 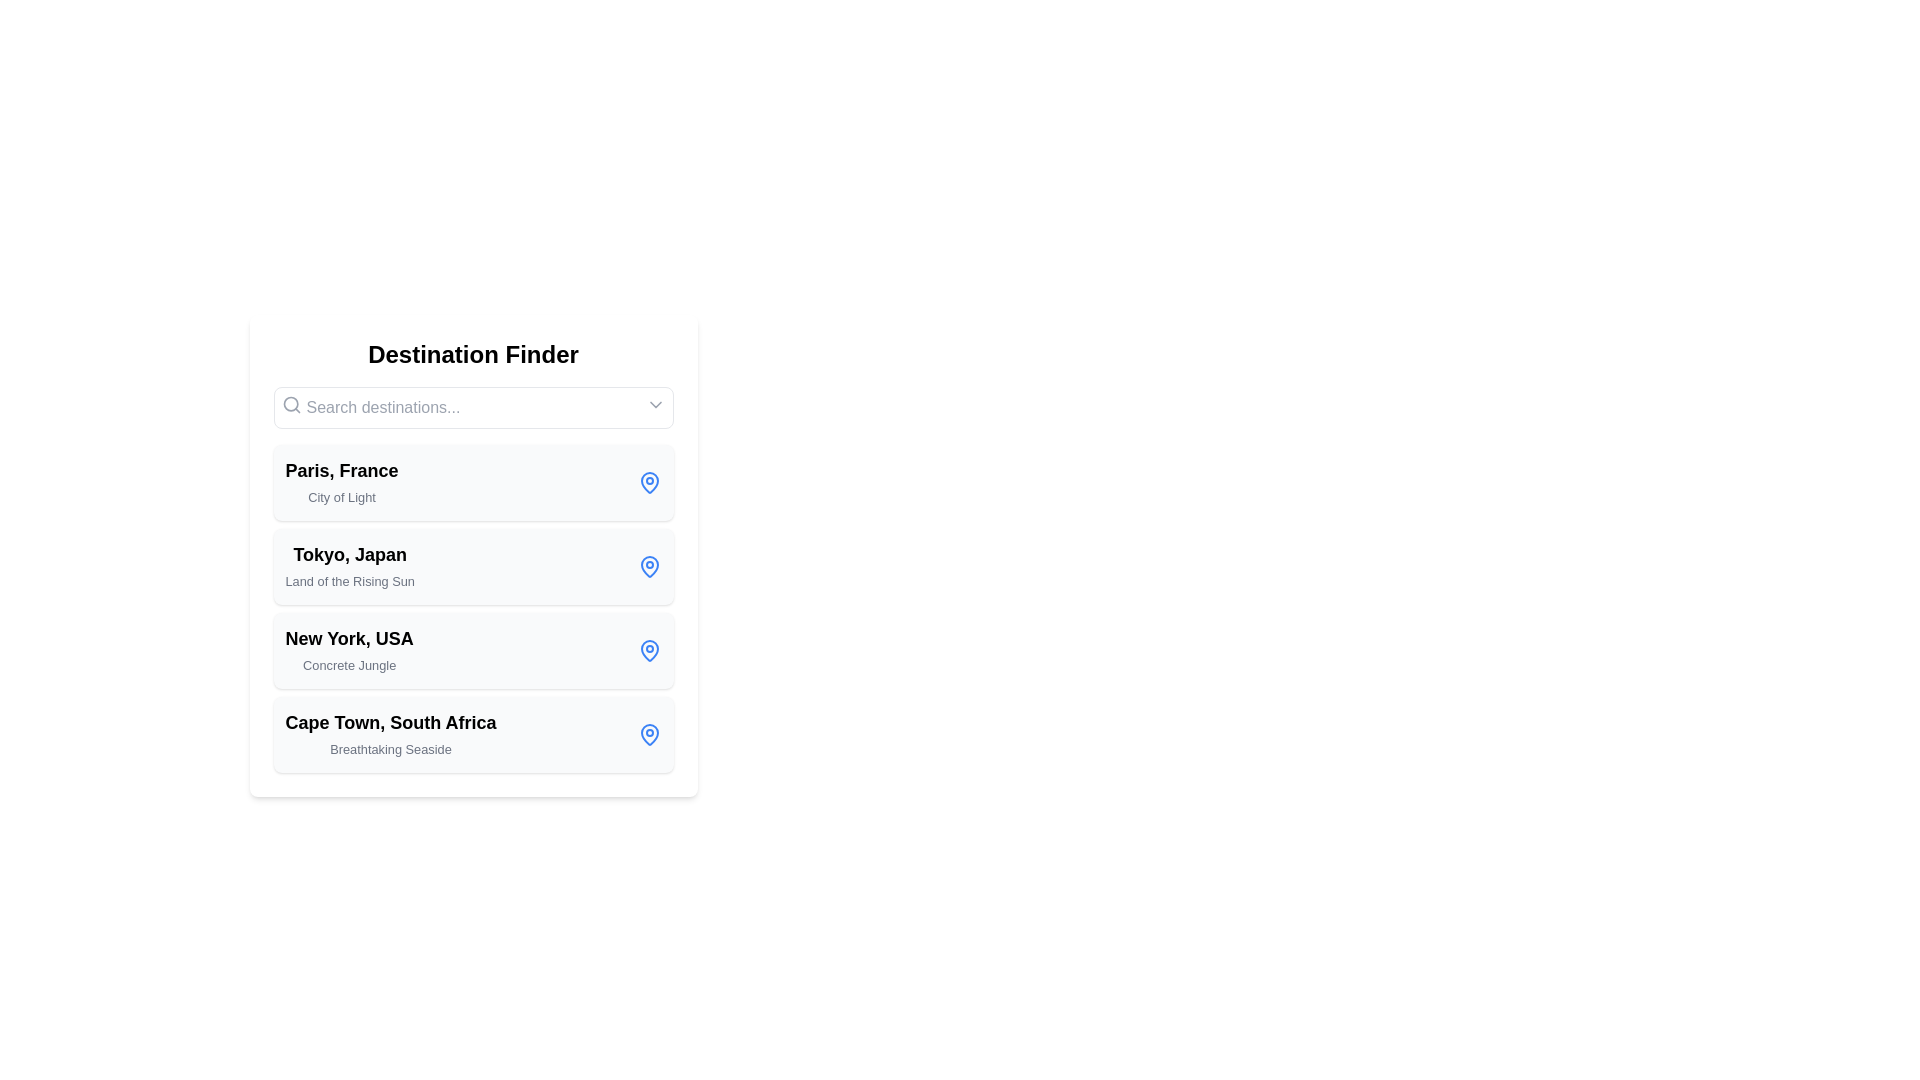 What do you see at coordinates (649, 651) in the screenshot?
I see `the map pin icon representing the destination 'New York, USA' in the 'Destination Finder' section` at bounding box center [649, 651].